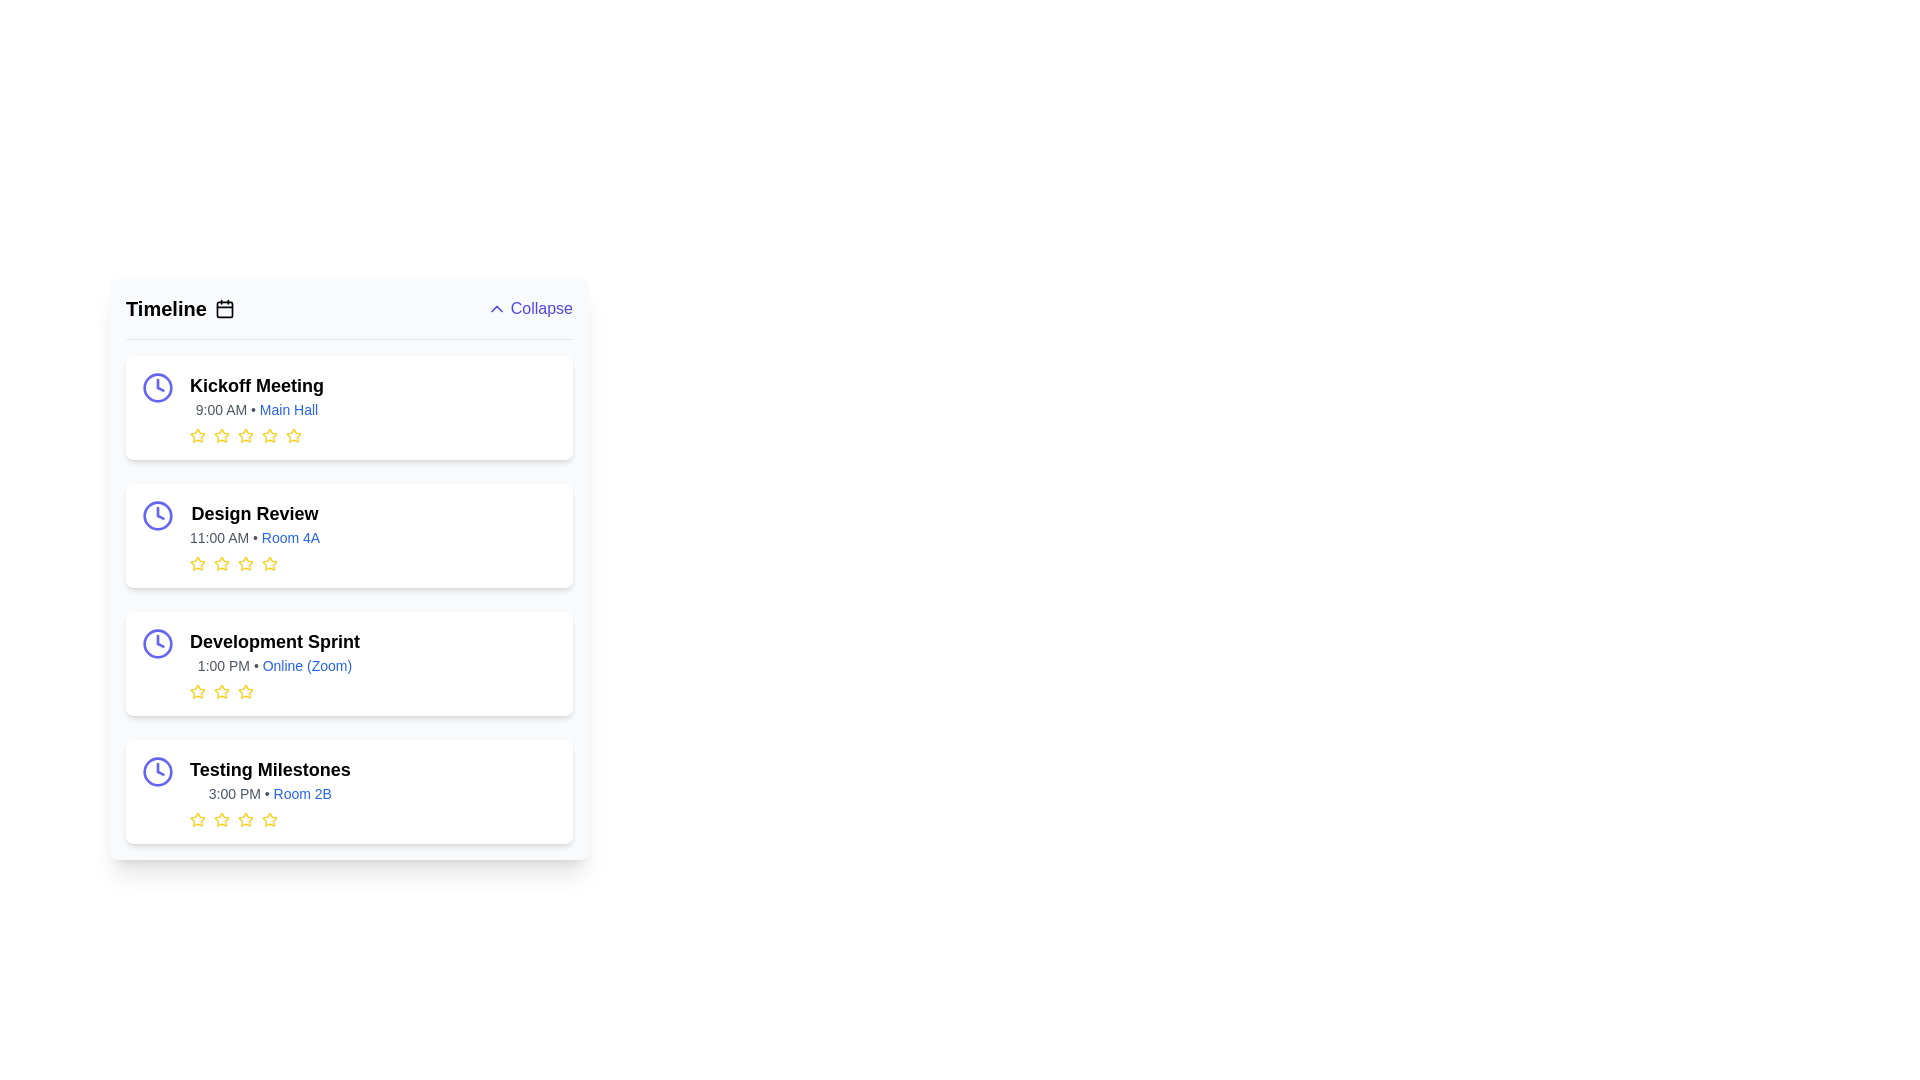 The height and width of the screenshot is (1080, 1920). Describe the element at coordinates (157, 388) in the screenshot. I see `the circular outline filled with a gradient color that represents the edge of an analog clock, located within the clock icon of the 'Kickoff Meeting' entry in the timeline list` at that location.